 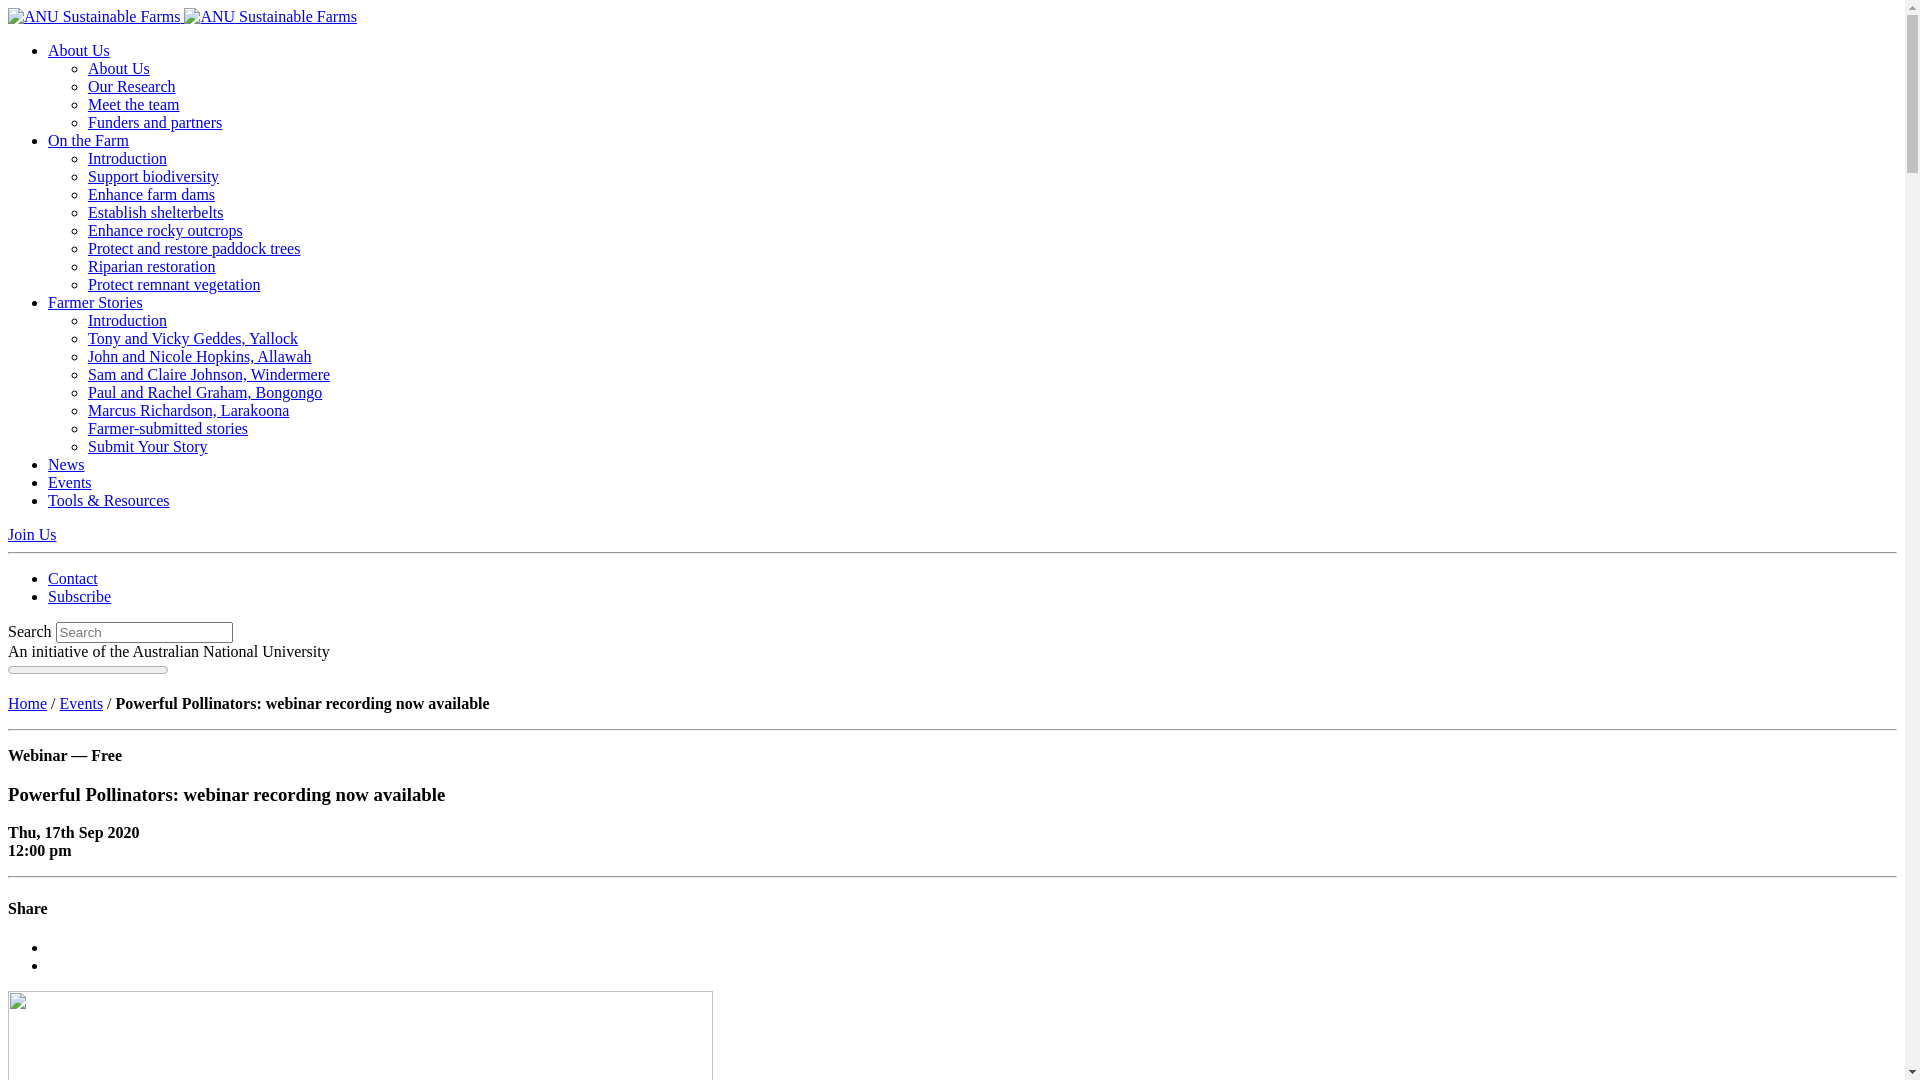 What do you see at coordinates (152, 175) in the screenshot?
I see `'Support biodiversity'` at bounding box center [152, 175].